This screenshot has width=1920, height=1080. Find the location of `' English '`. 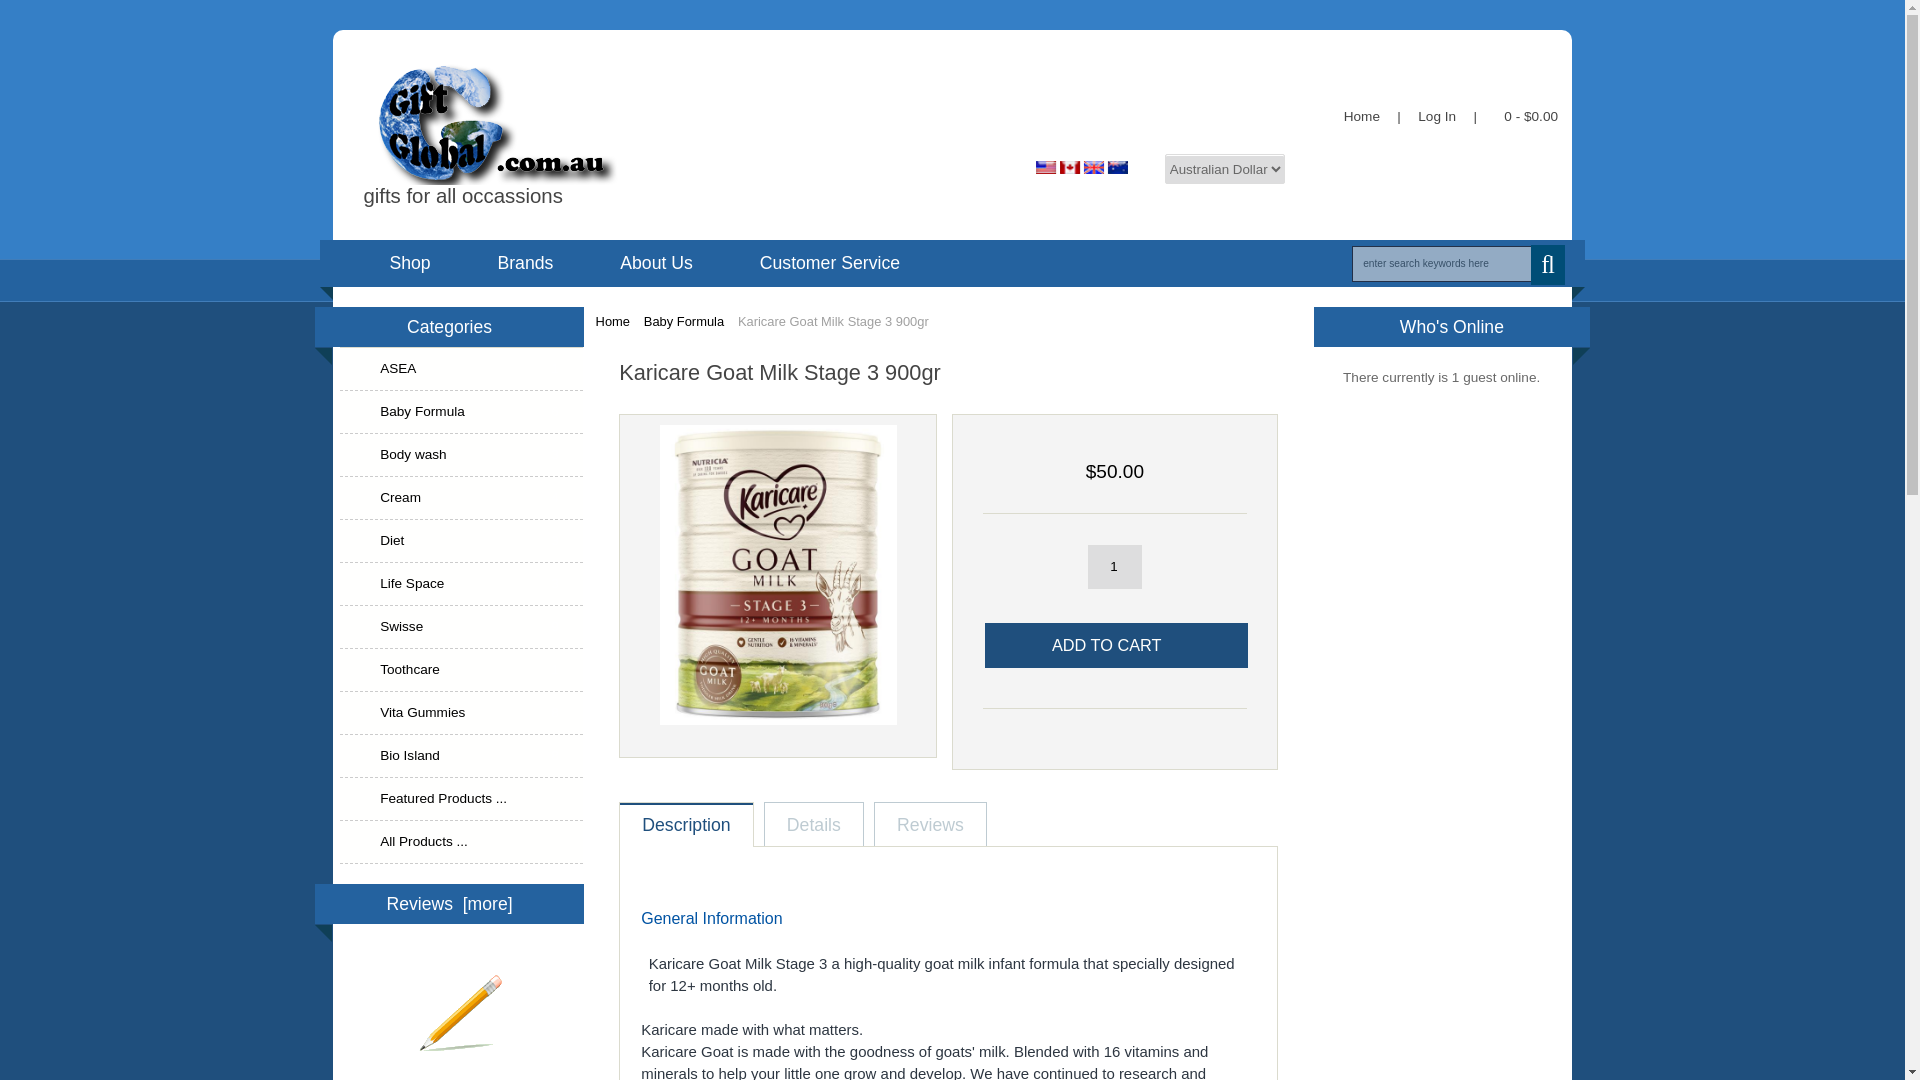

' English ' is located at coordinates (1036, 166).